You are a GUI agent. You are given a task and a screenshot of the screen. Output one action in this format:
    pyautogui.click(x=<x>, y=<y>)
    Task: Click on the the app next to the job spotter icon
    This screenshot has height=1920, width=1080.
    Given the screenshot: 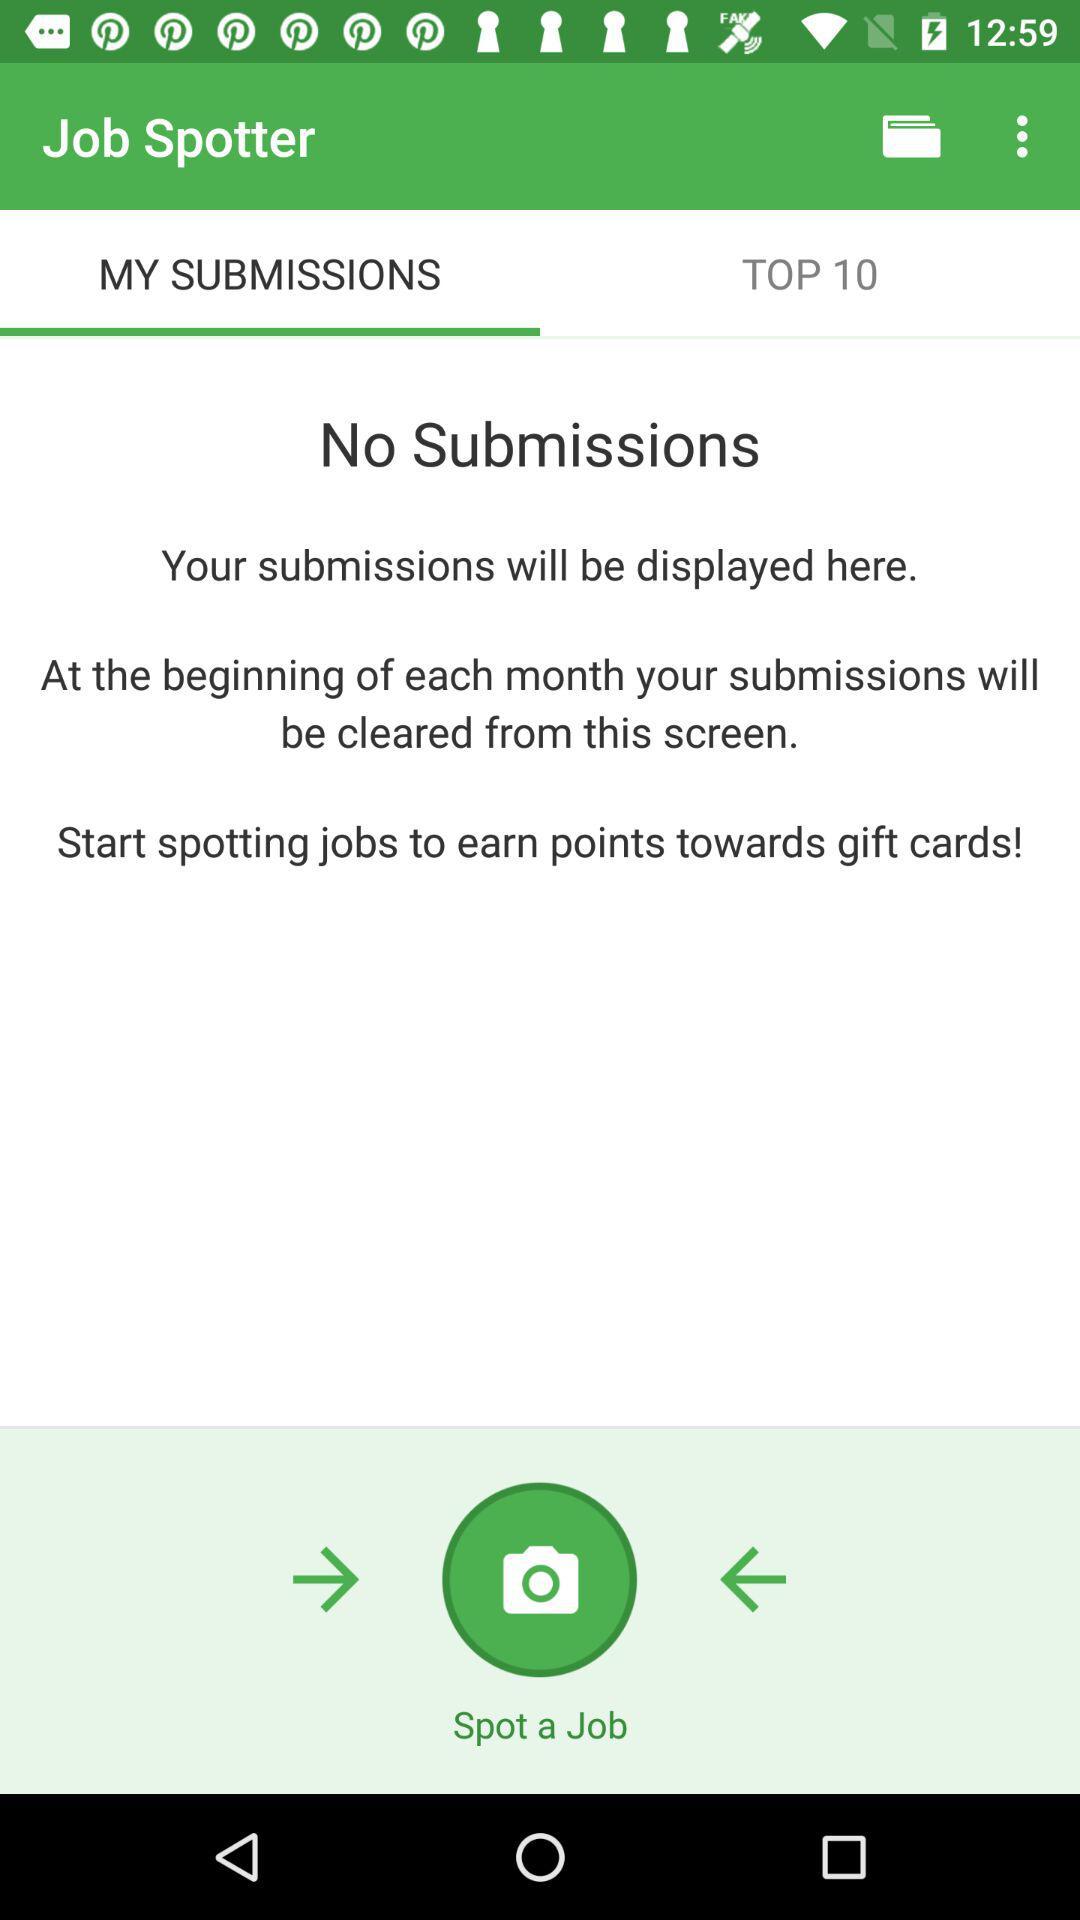 What is the action you would take?
    pyautogui.click(x=911, y=135)
    